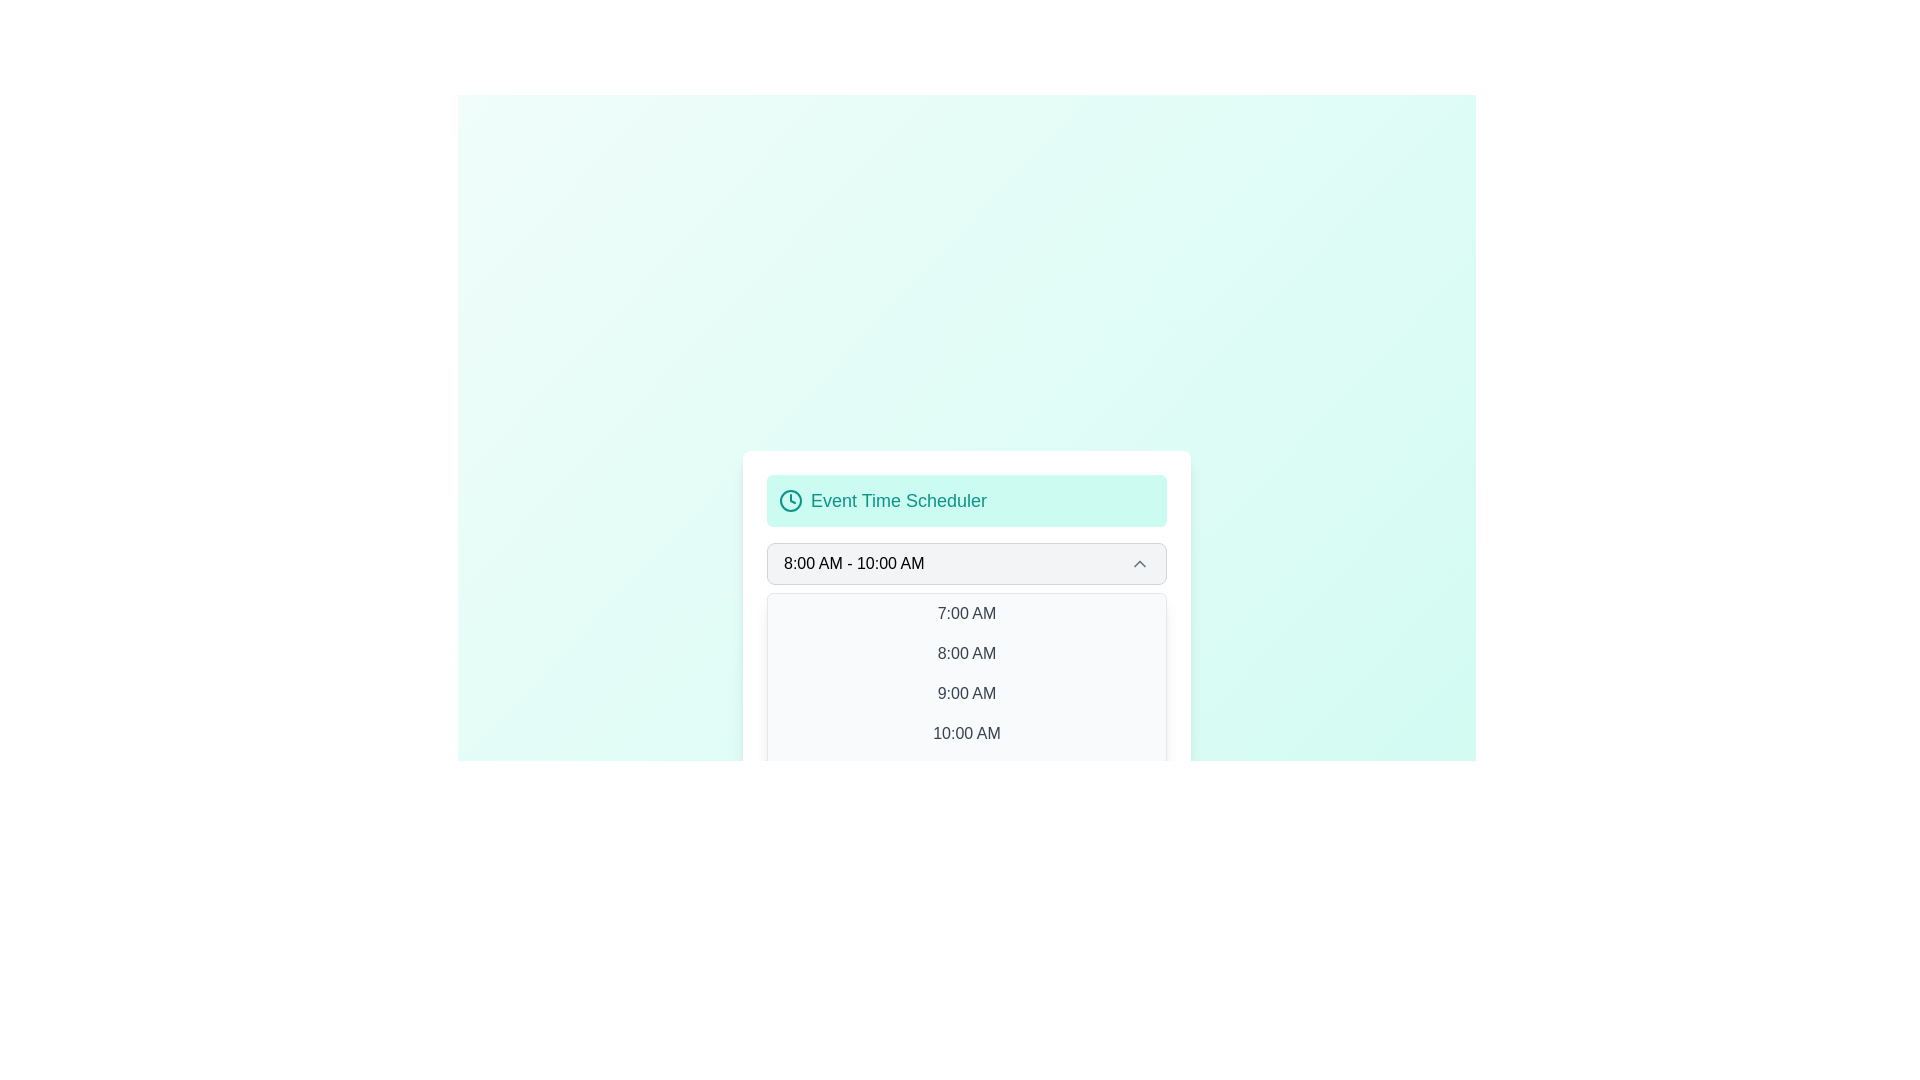 The height and width of the screenshot is (1080, 1920). I want to click on the selectable time option labeled '9:00 AM' in the dropdown menu located beneath the '8:00 AM - 10:00 AM' time range selection field in the 'Event Time Scheduler' component, so click(966, 693).